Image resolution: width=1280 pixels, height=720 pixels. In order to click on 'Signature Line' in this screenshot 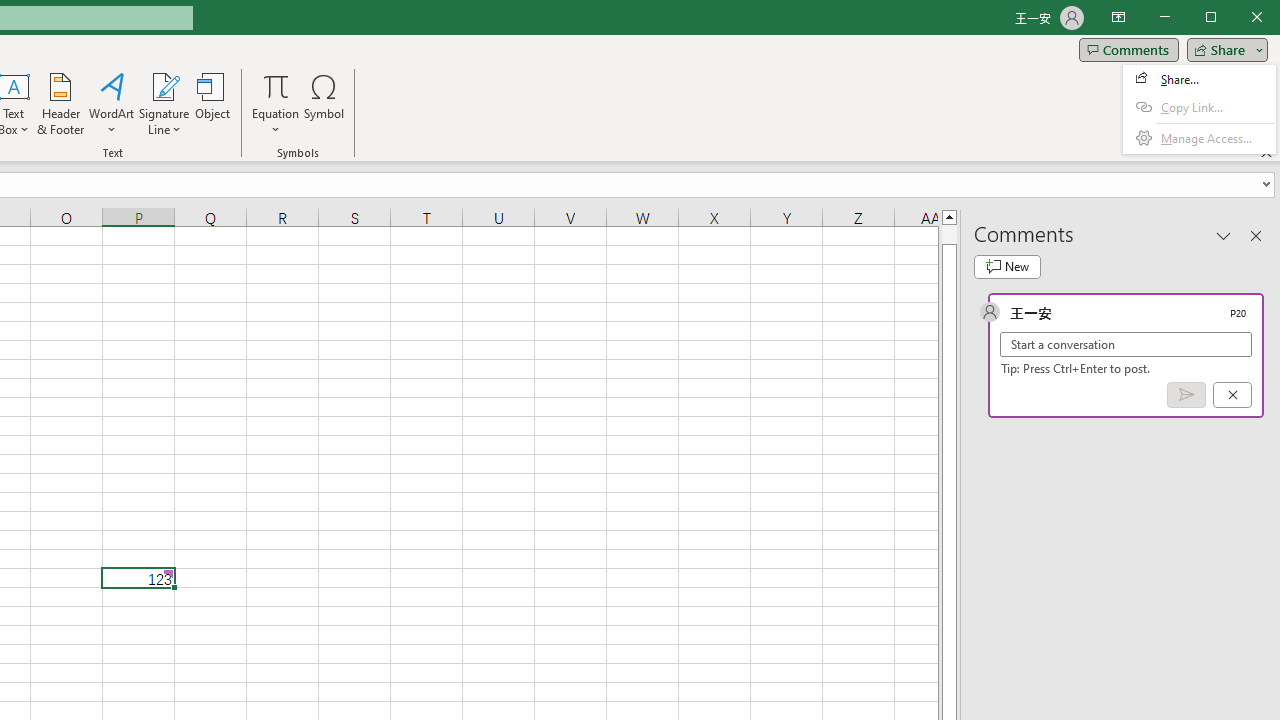, I will do `click(164, 104)`.